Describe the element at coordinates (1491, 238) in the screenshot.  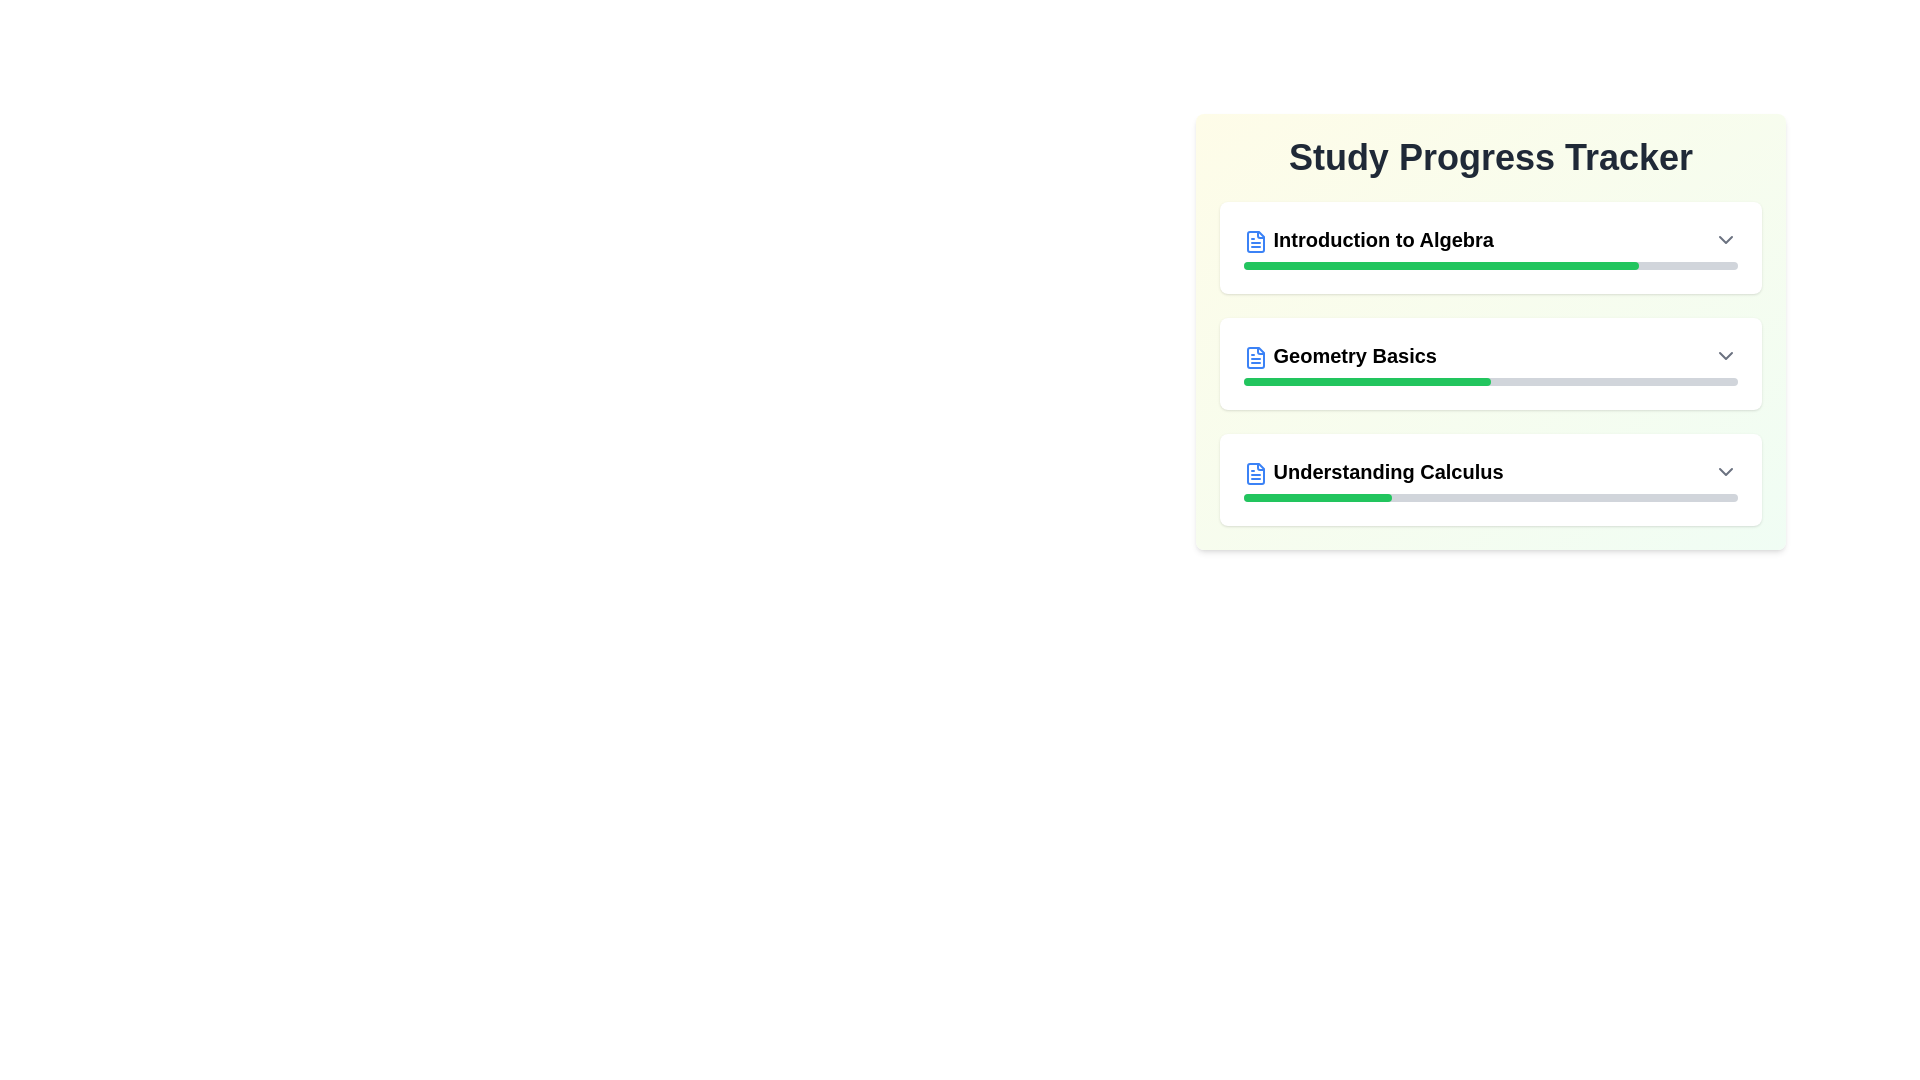
I see `the 'Introduction to Algebra' list item to reveal the dropdown choices associated with this topic` at that location.